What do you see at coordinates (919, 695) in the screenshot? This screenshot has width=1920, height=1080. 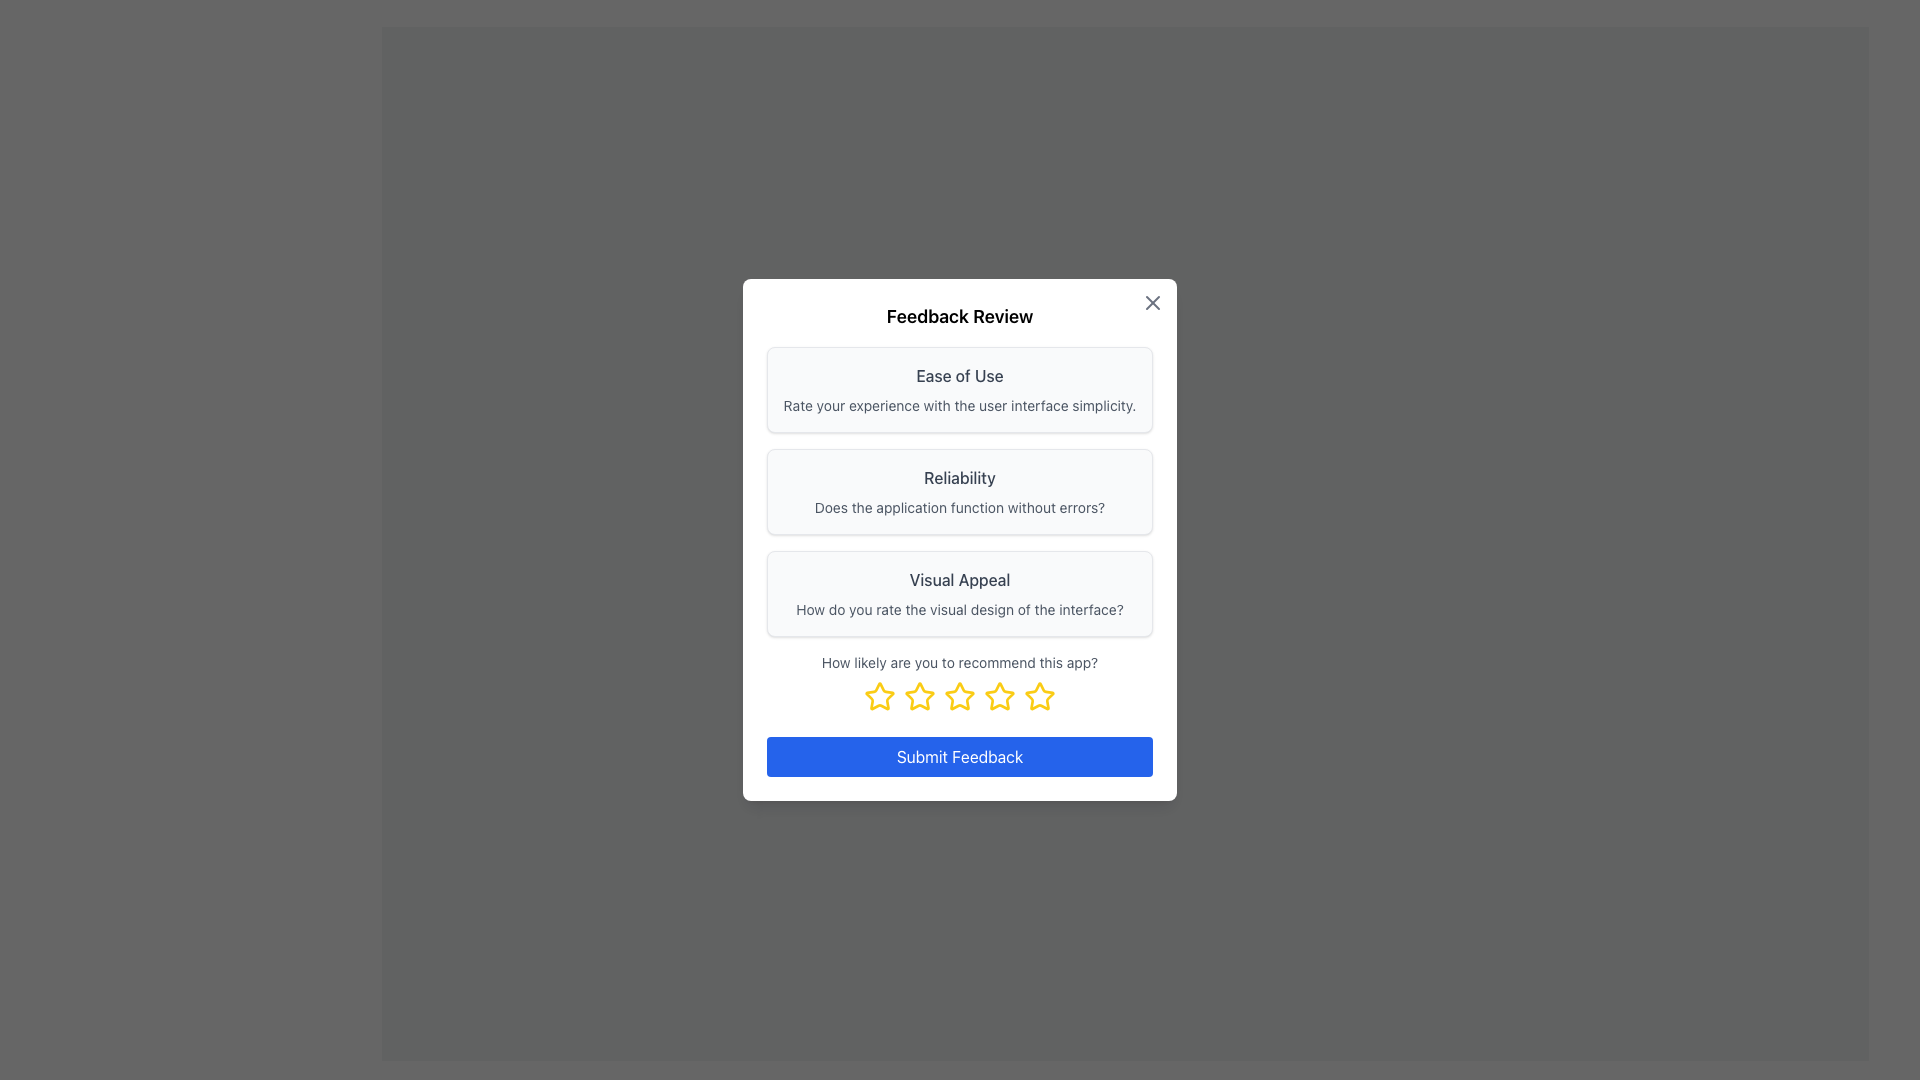 I see `the third yellow star icon with a hollow center` at bounding box center [919, 695].